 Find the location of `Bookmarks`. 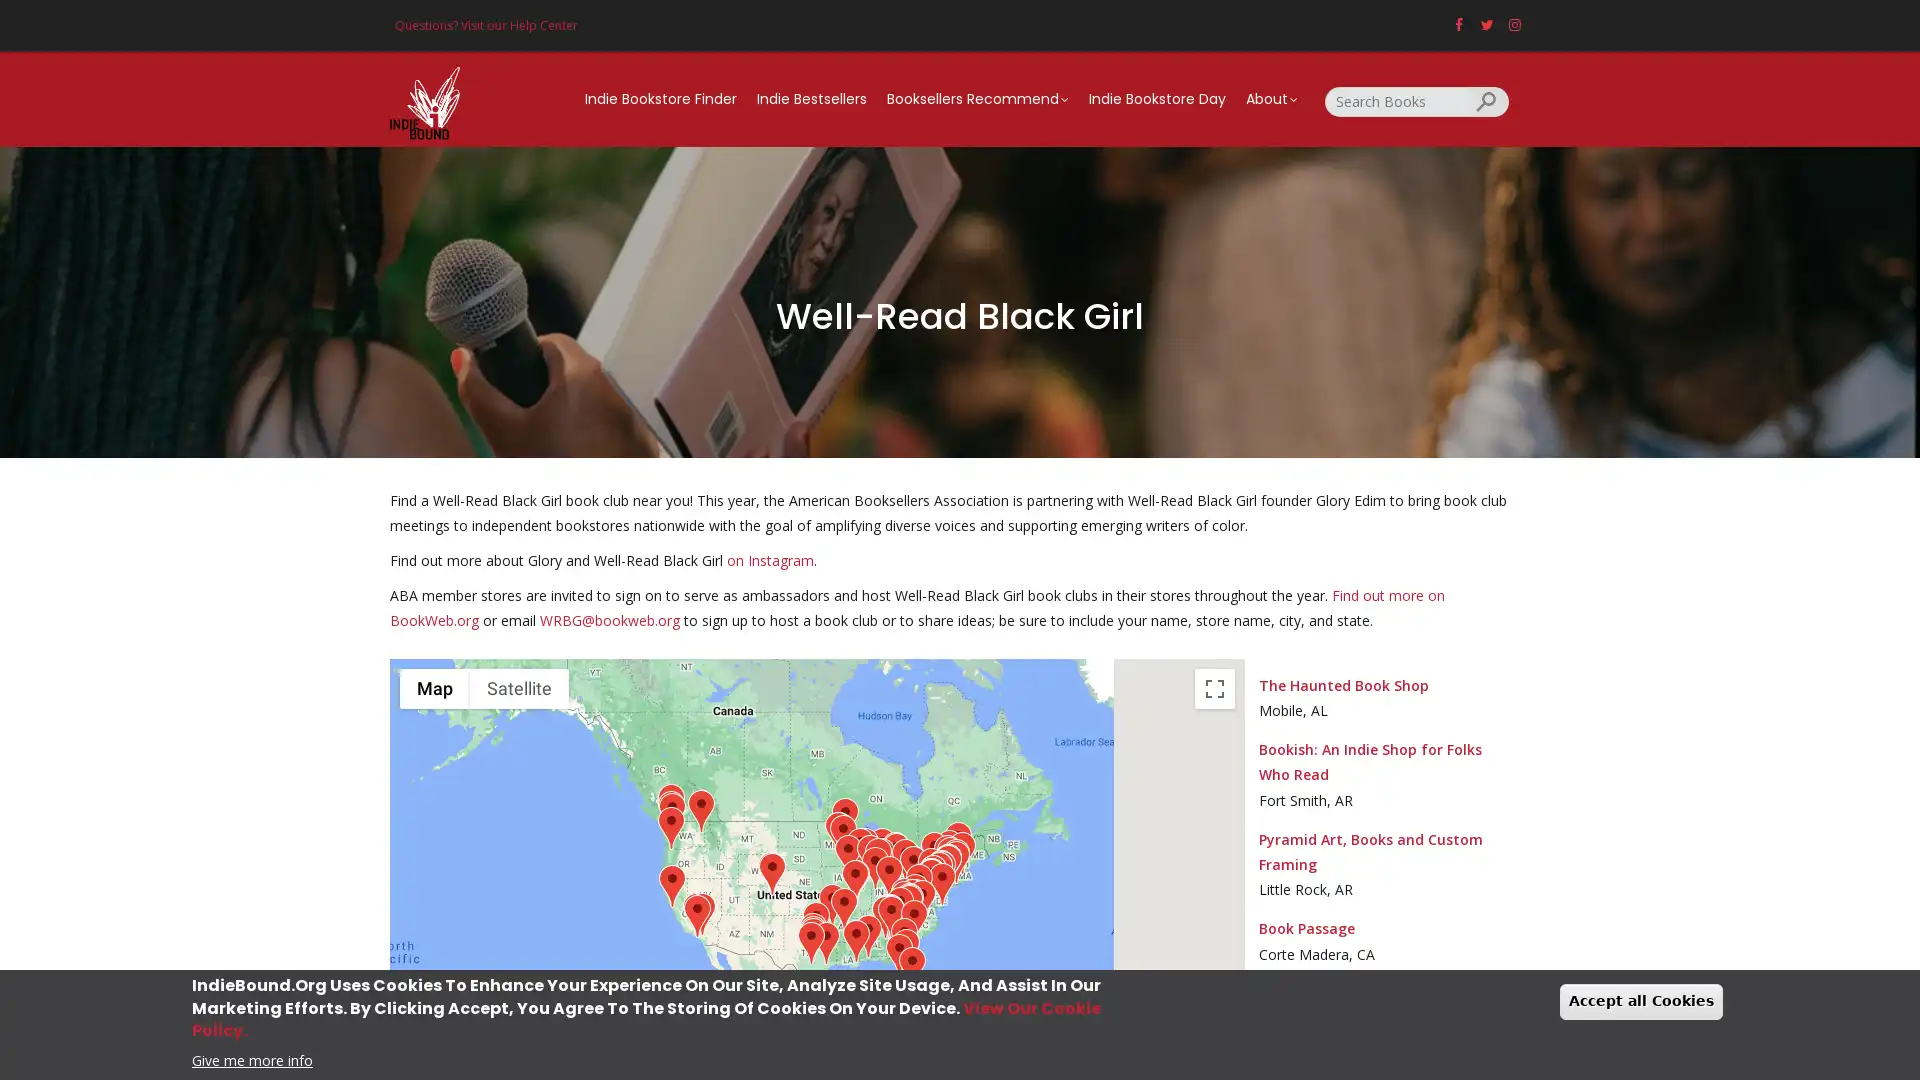

Bookmarks is located at coordinates (910, 898).